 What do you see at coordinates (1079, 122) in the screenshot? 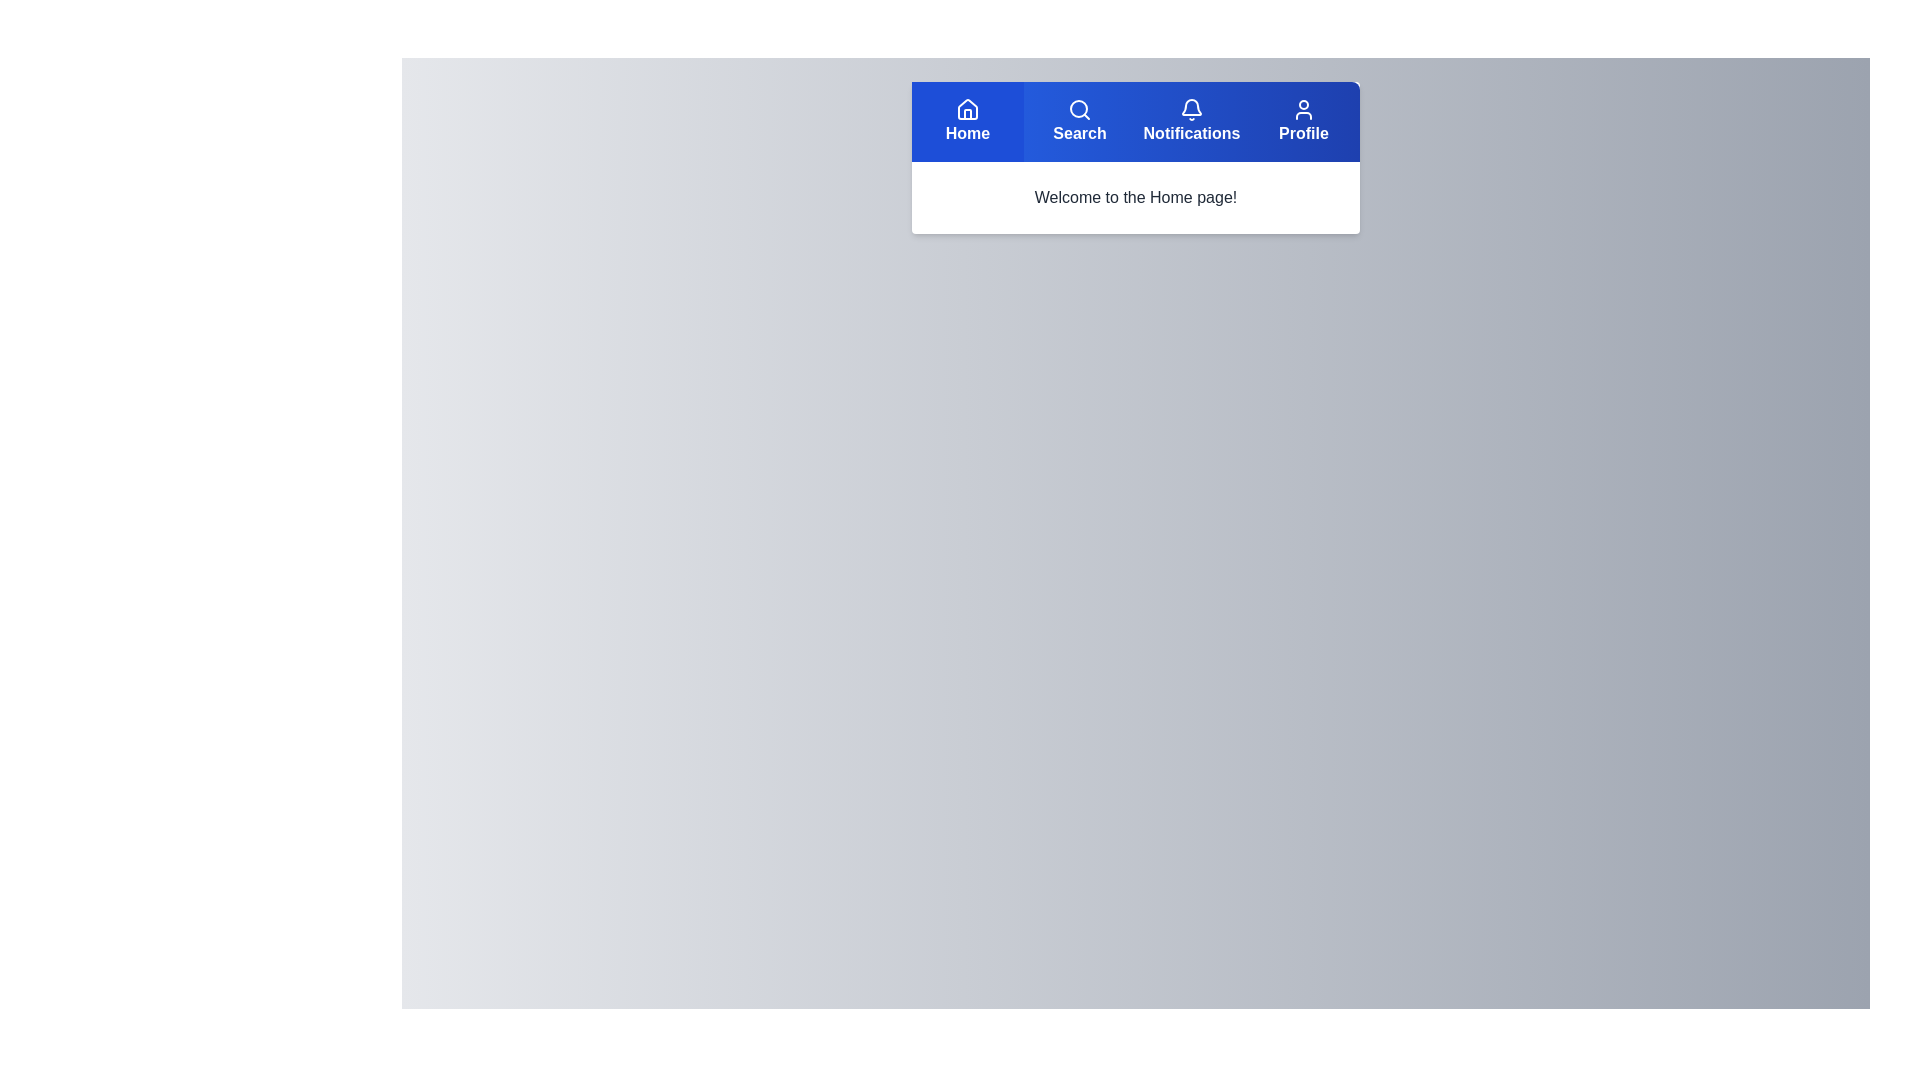
I see `the Search tab by clicking its button` at bounding box center [1079, 122].